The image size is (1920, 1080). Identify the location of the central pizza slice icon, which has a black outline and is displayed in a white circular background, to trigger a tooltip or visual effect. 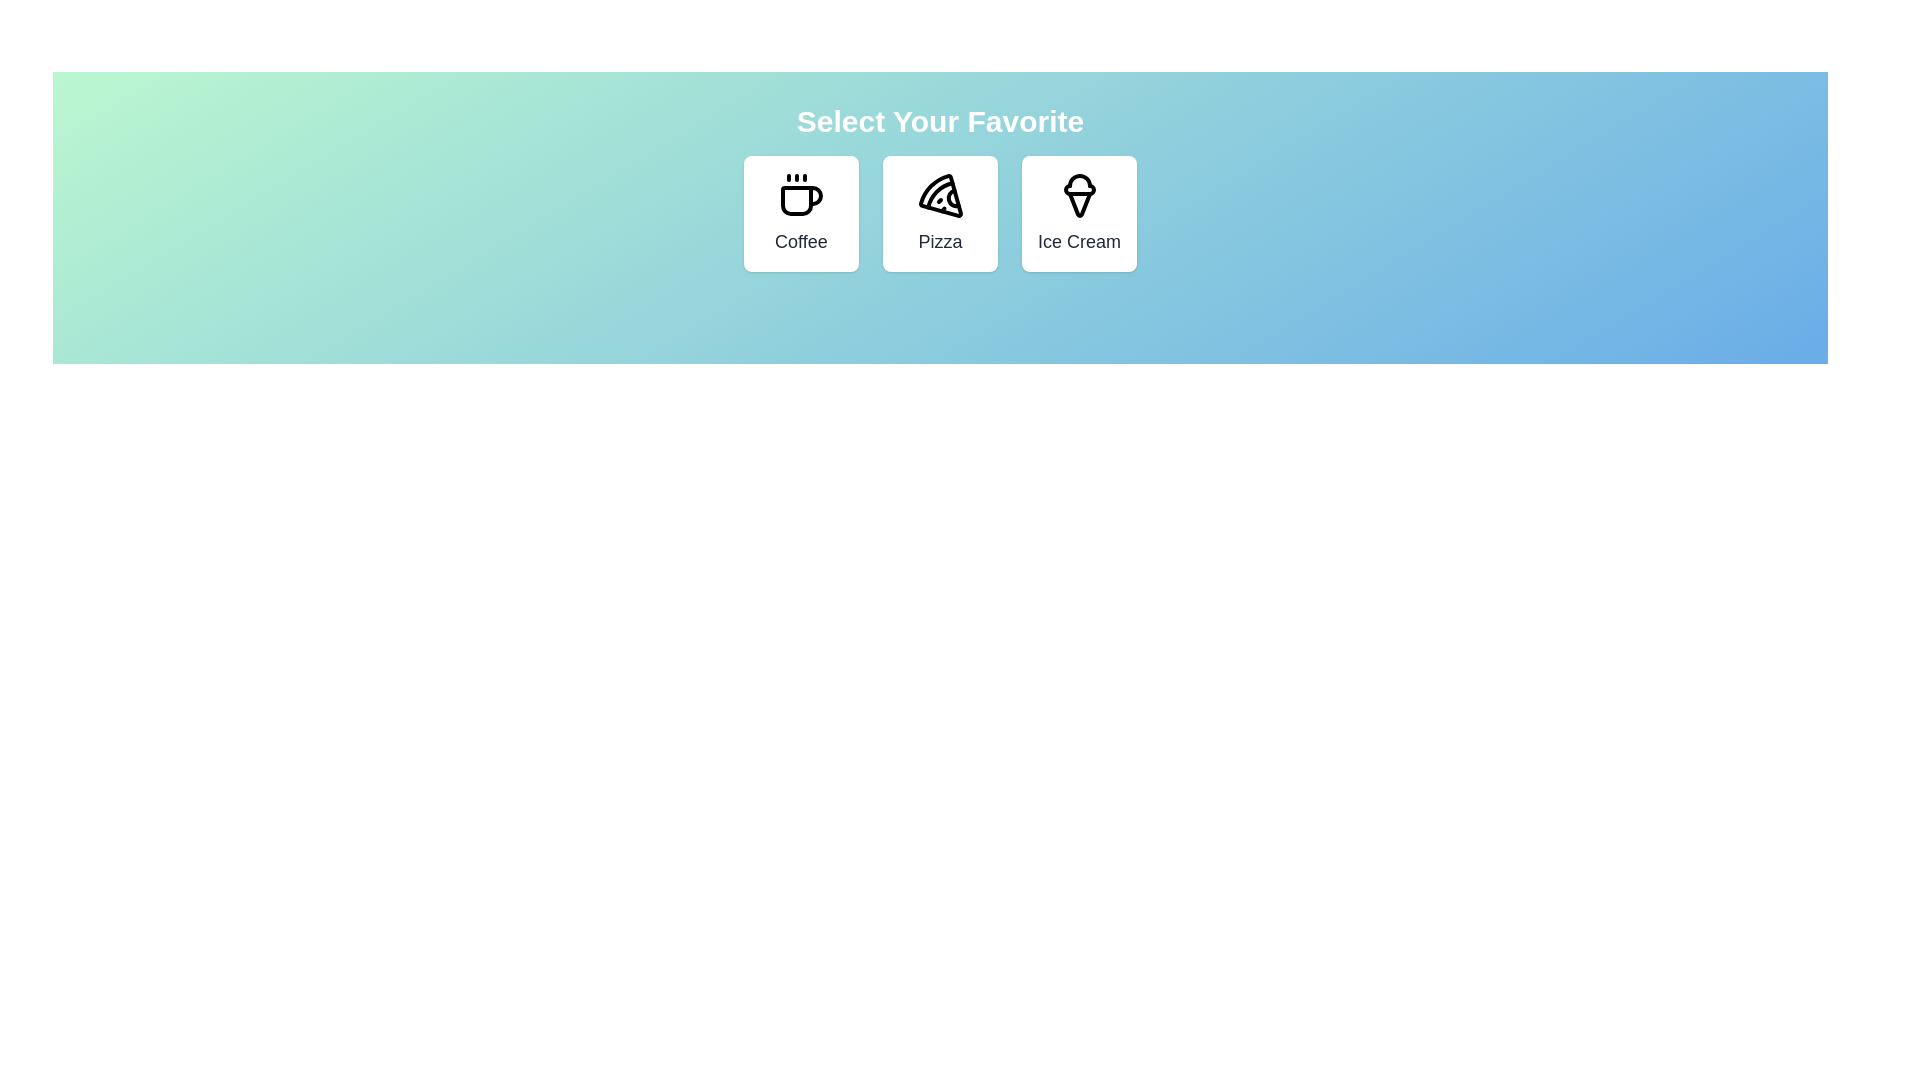
(939, 196).